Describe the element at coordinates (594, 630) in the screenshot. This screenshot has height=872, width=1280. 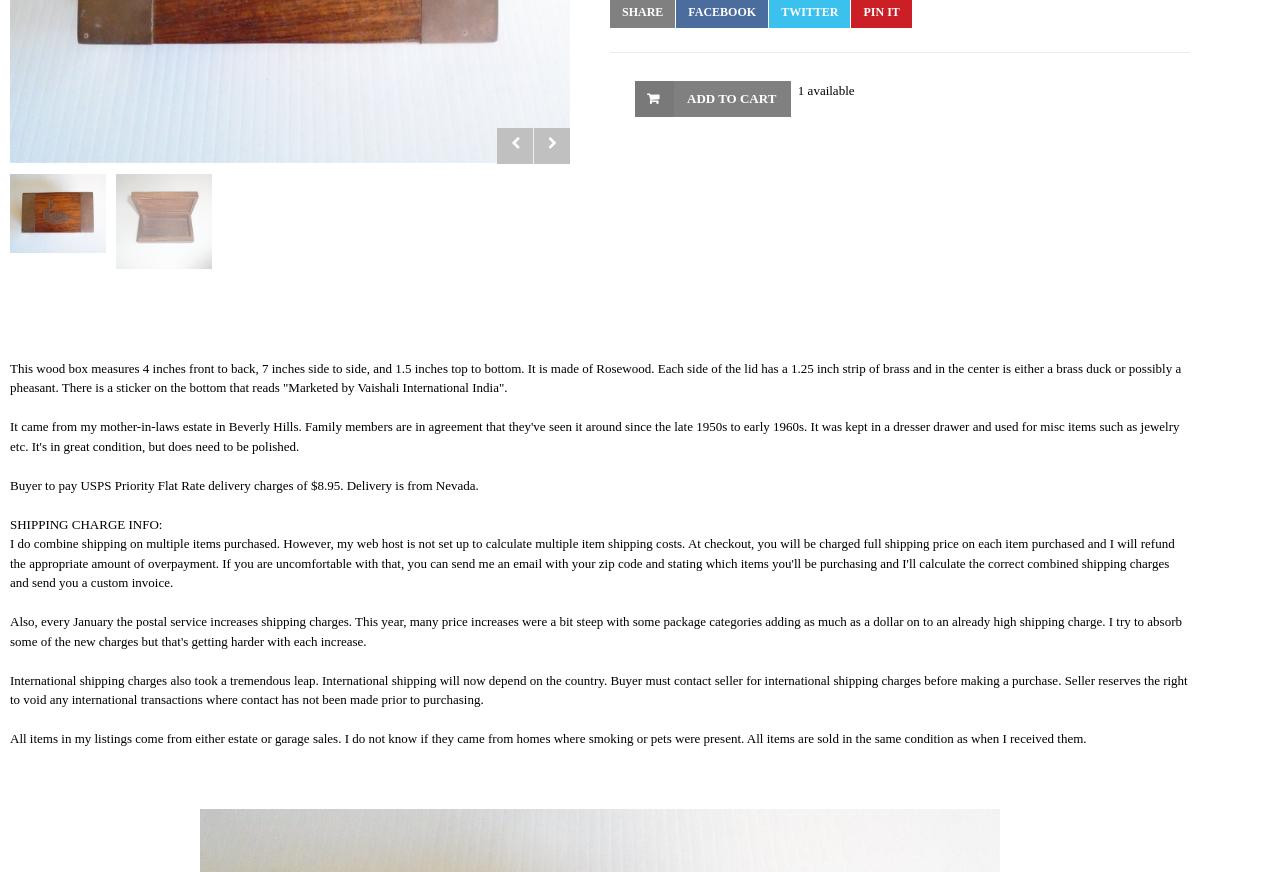
I see `'Also, every January the postal service increases shipping charges. This year, many price increases were a bit steep with some package categories adding as much as a dollar on to an already high shipping charge. I try to absorb some of the new charges but that's getting harder with each increase.'` at that location.